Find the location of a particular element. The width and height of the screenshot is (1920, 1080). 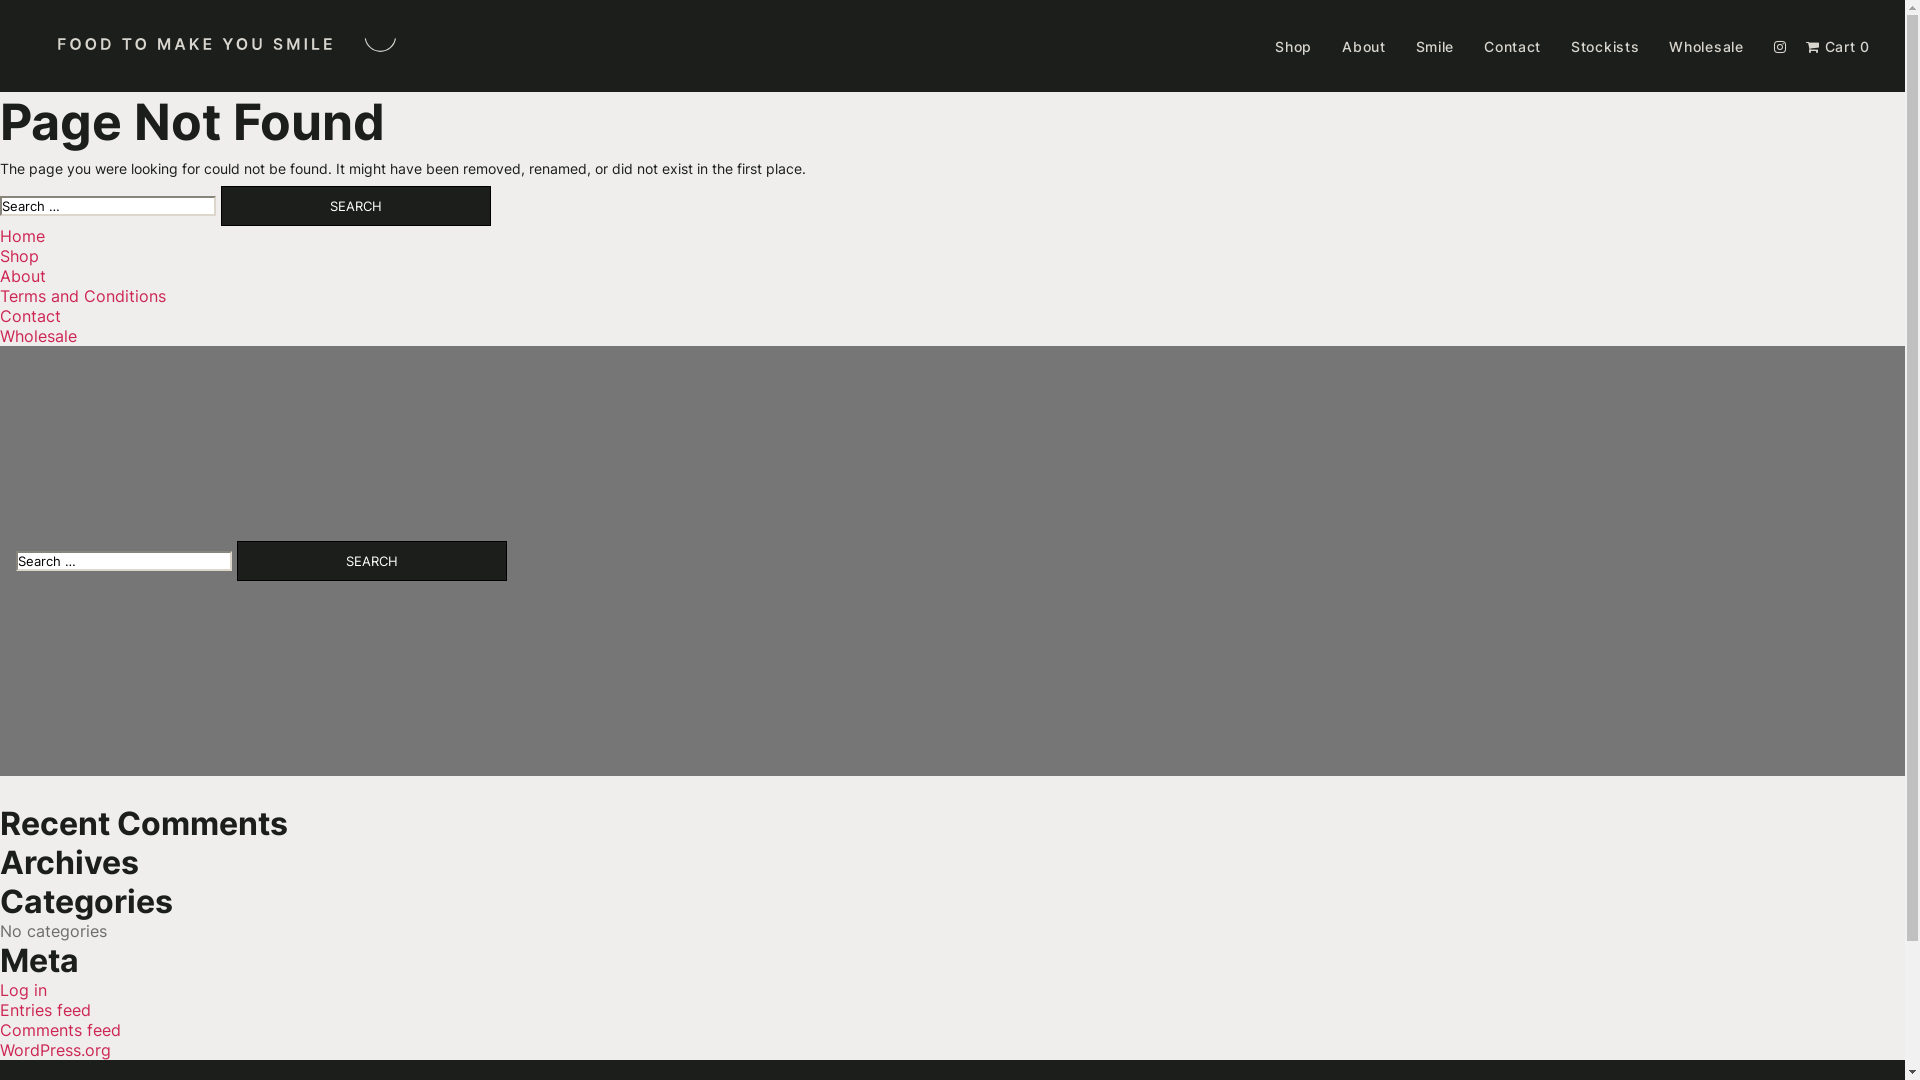

'Home' is located at coordinates (22, 234).